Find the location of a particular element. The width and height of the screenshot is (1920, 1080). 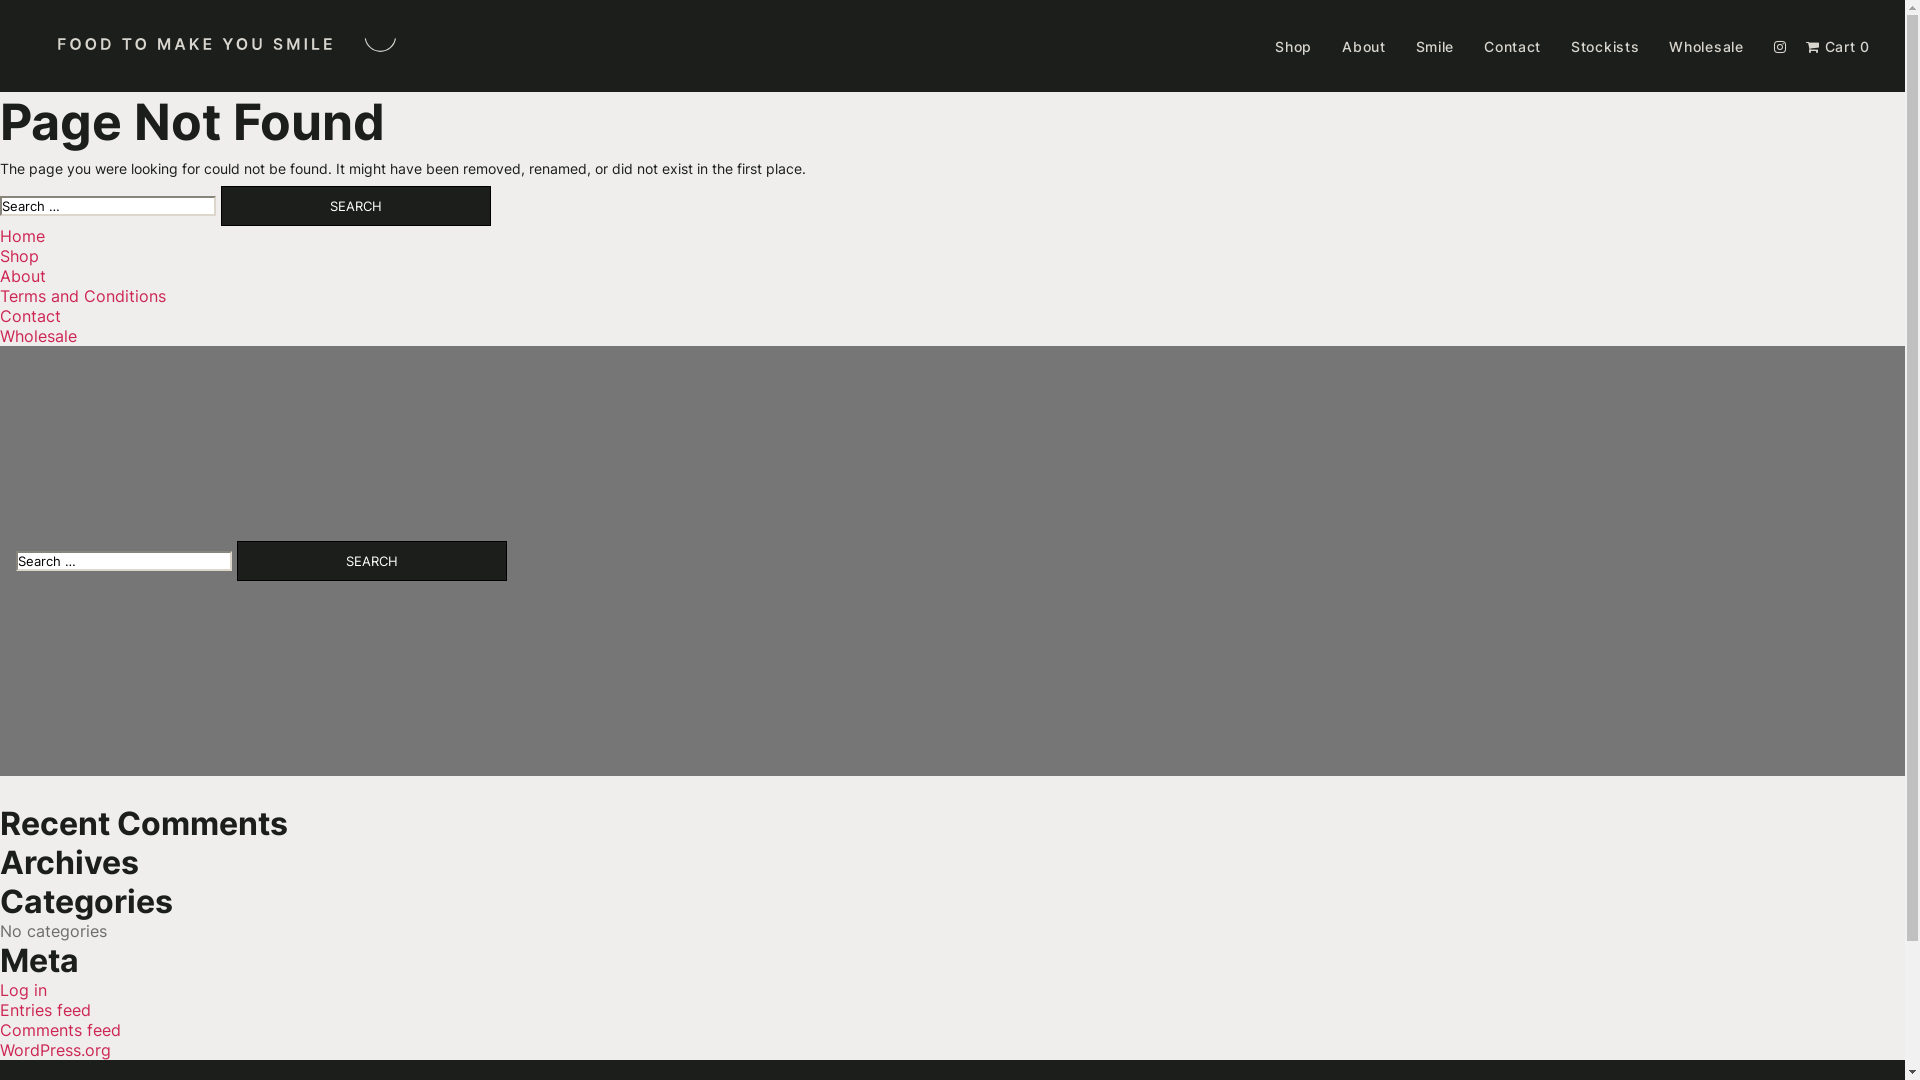

'Home' is located at coordinates (22, 234).